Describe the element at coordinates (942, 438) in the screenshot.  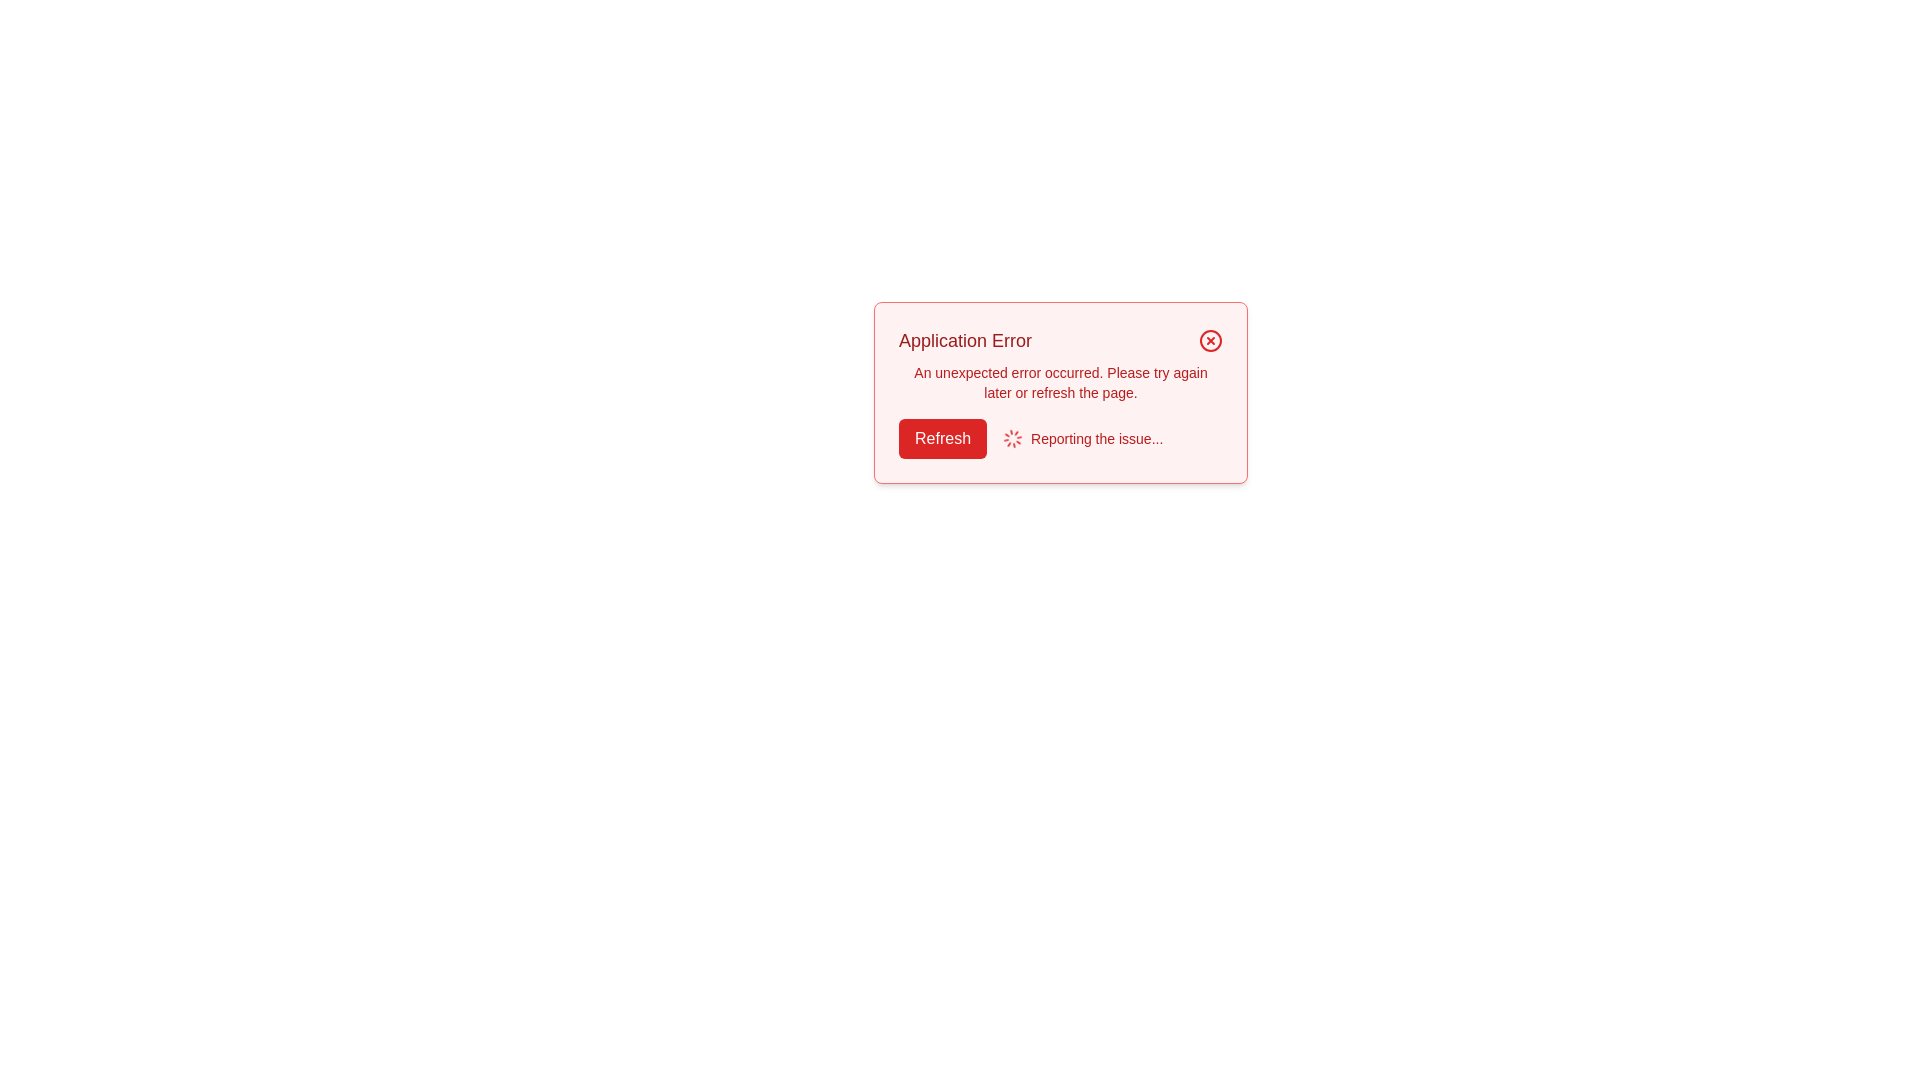
I see `the refresh button located at the bottom left of the 'Application Error' dialog box to observe any interactive feedback` at that location.